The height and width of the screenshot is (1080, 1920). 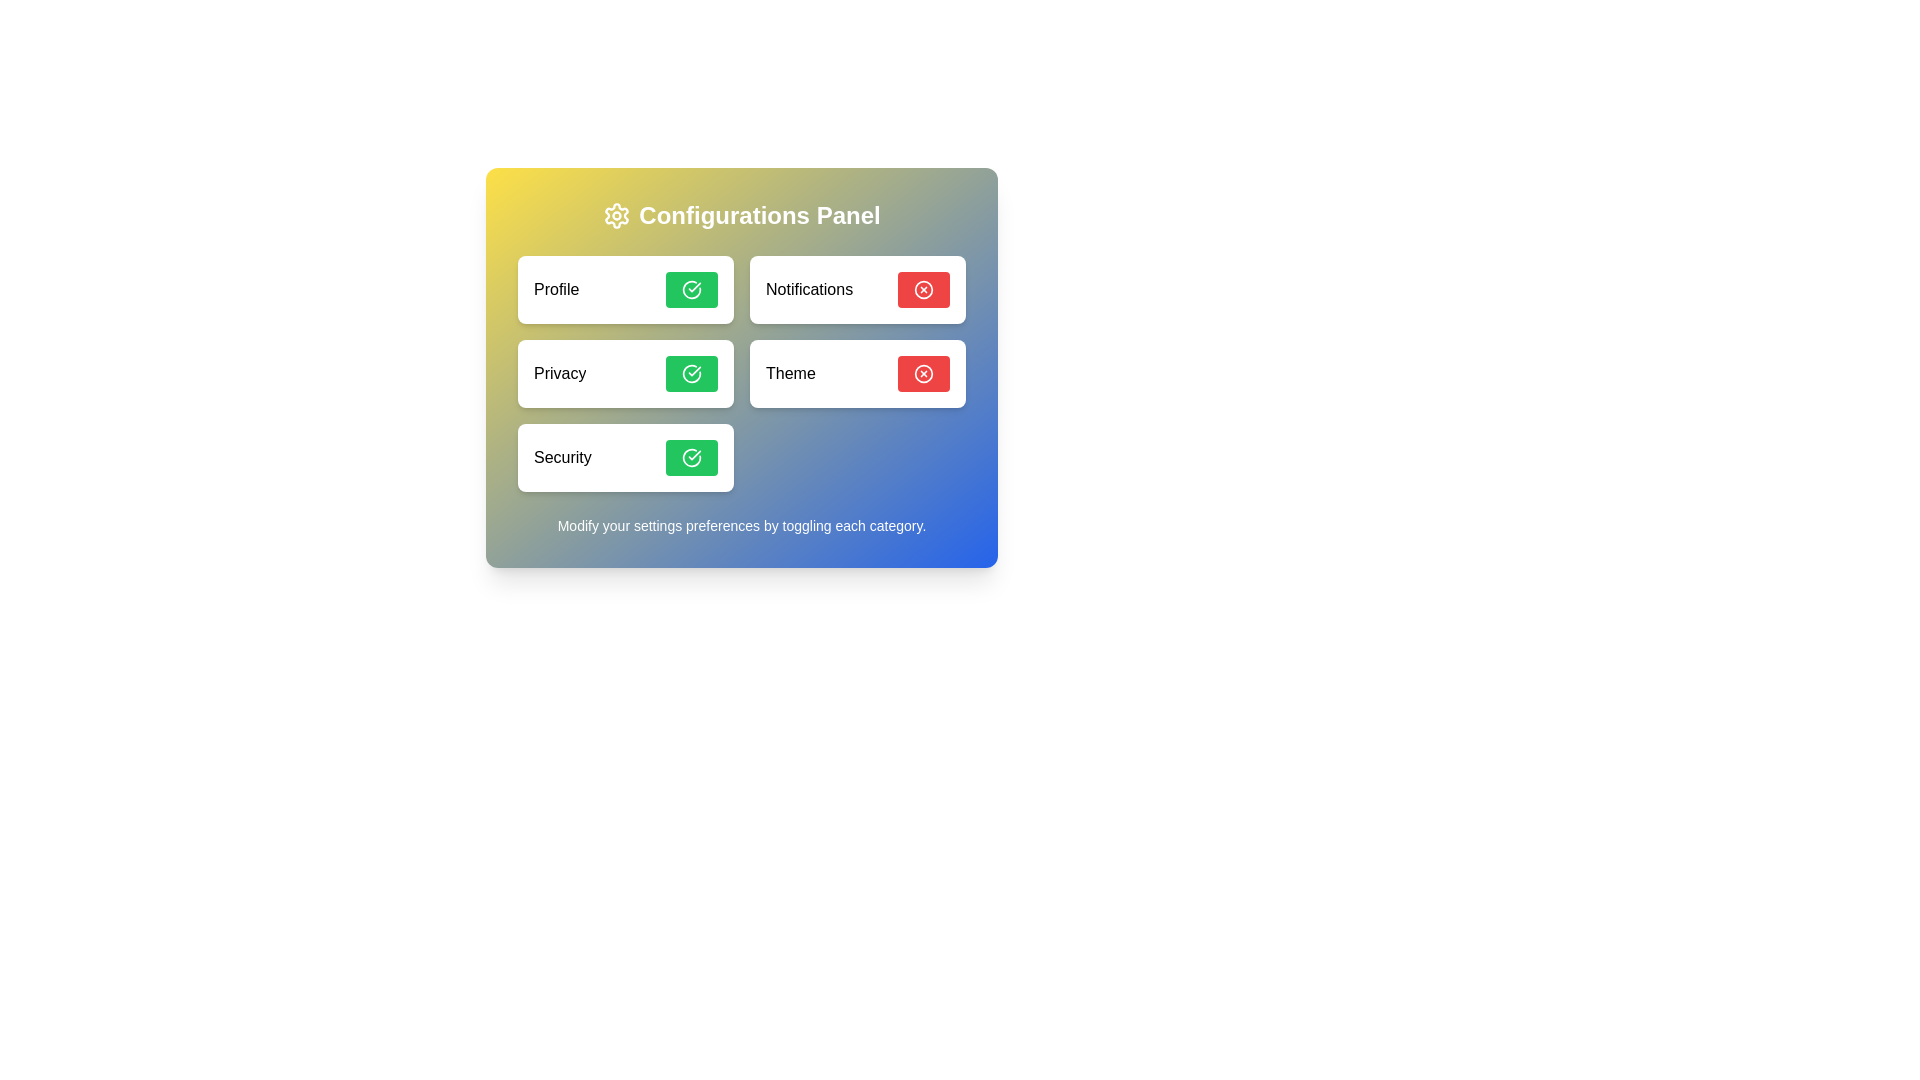 I want to click on the profile status indicator located to the right of the 'Profile' label in the configuration options, so click(x=691, y=289).